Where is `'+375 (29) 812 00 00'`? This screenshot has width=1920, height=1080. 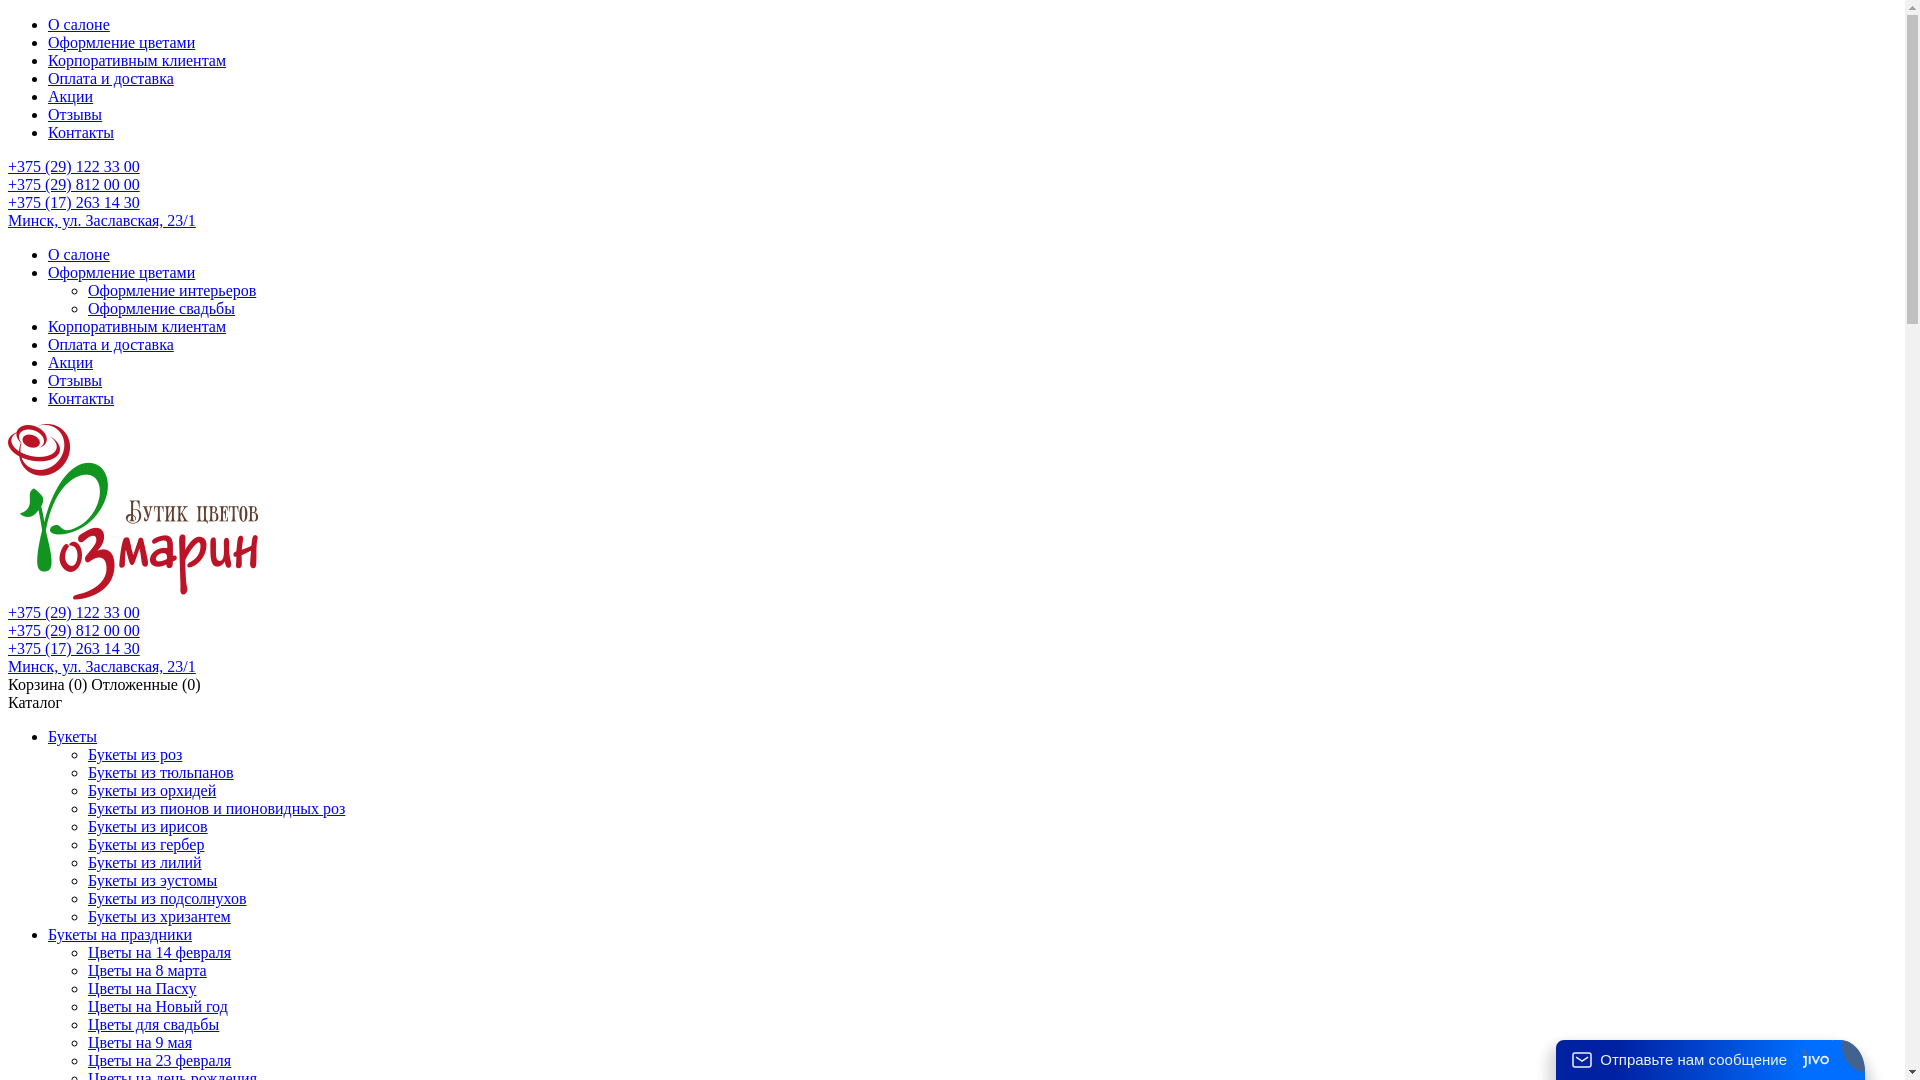
'+375 (29) 812 00 00' is located at coordinates (73, 630).